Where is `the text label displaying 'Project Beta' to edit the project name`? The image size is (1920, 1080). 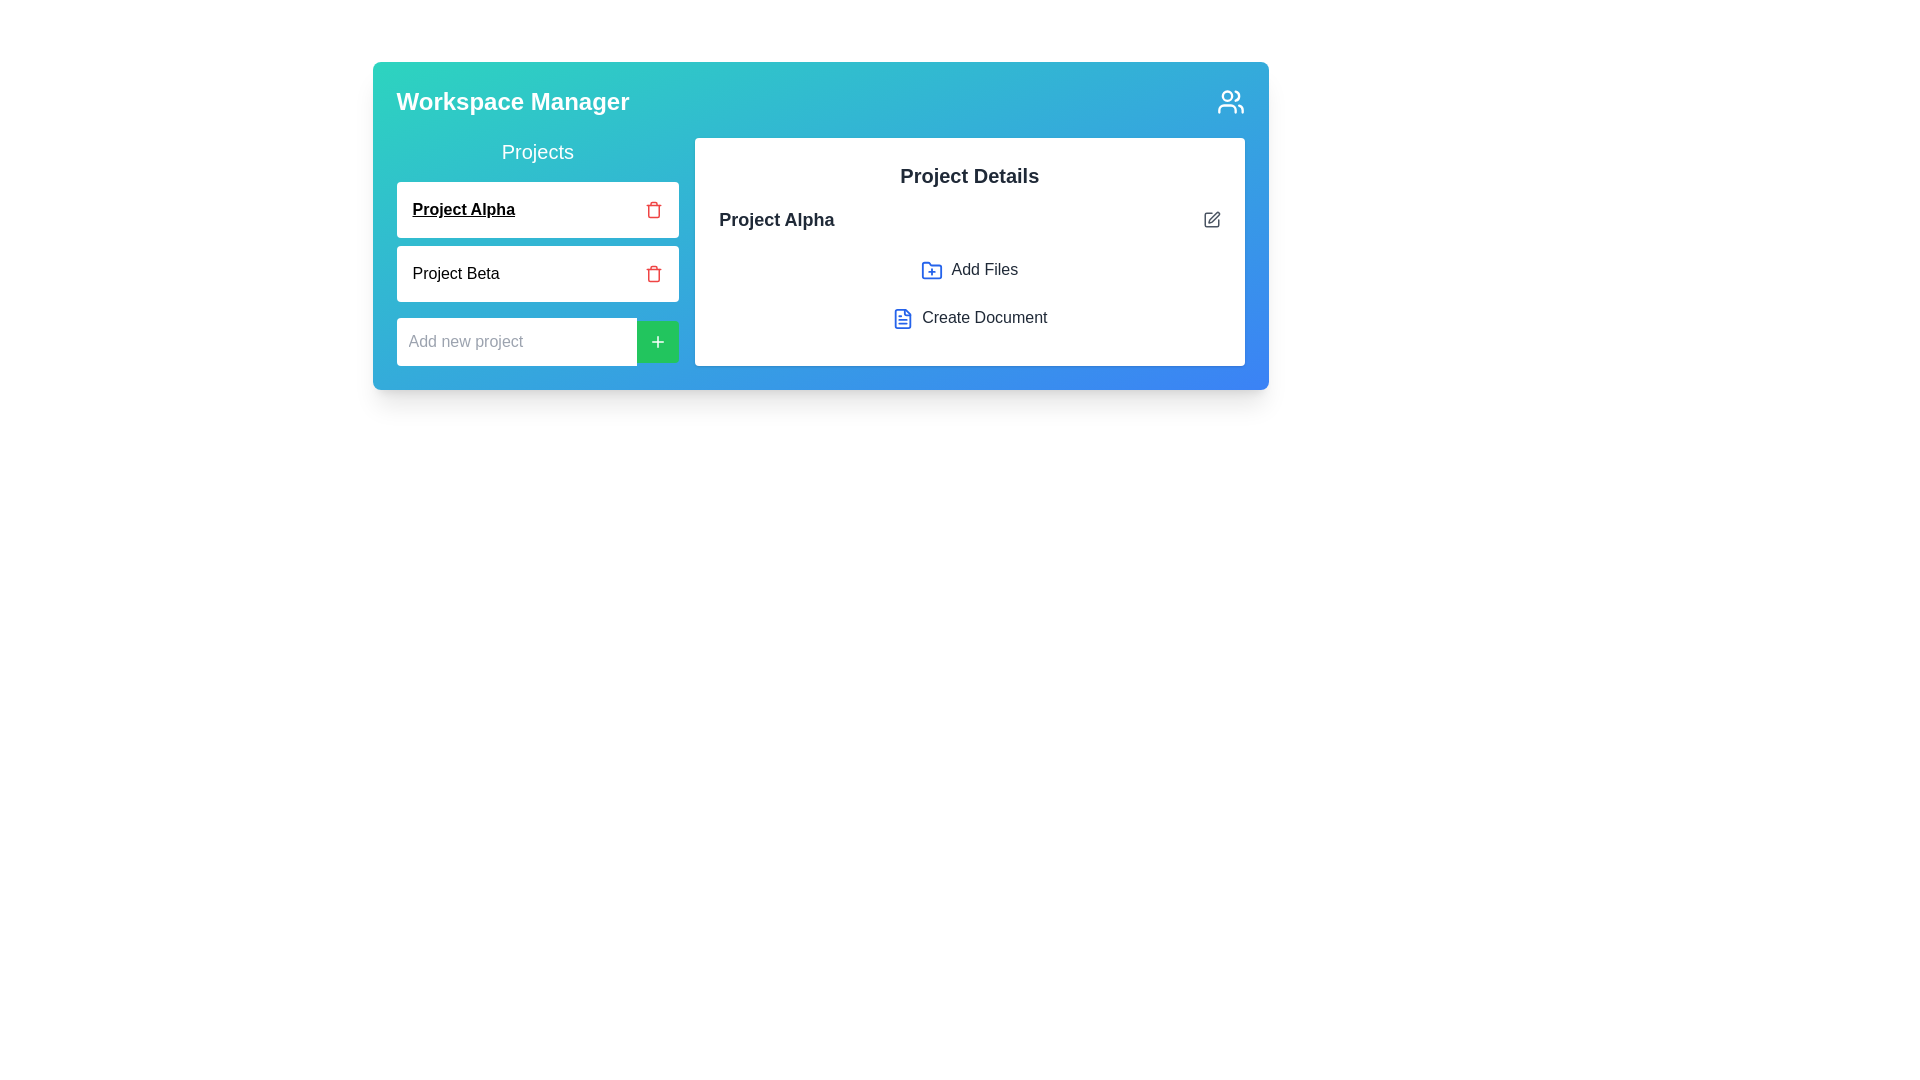 the text label displaying 'Project Beta' to edit the project name is located at coordinates (455, 273).